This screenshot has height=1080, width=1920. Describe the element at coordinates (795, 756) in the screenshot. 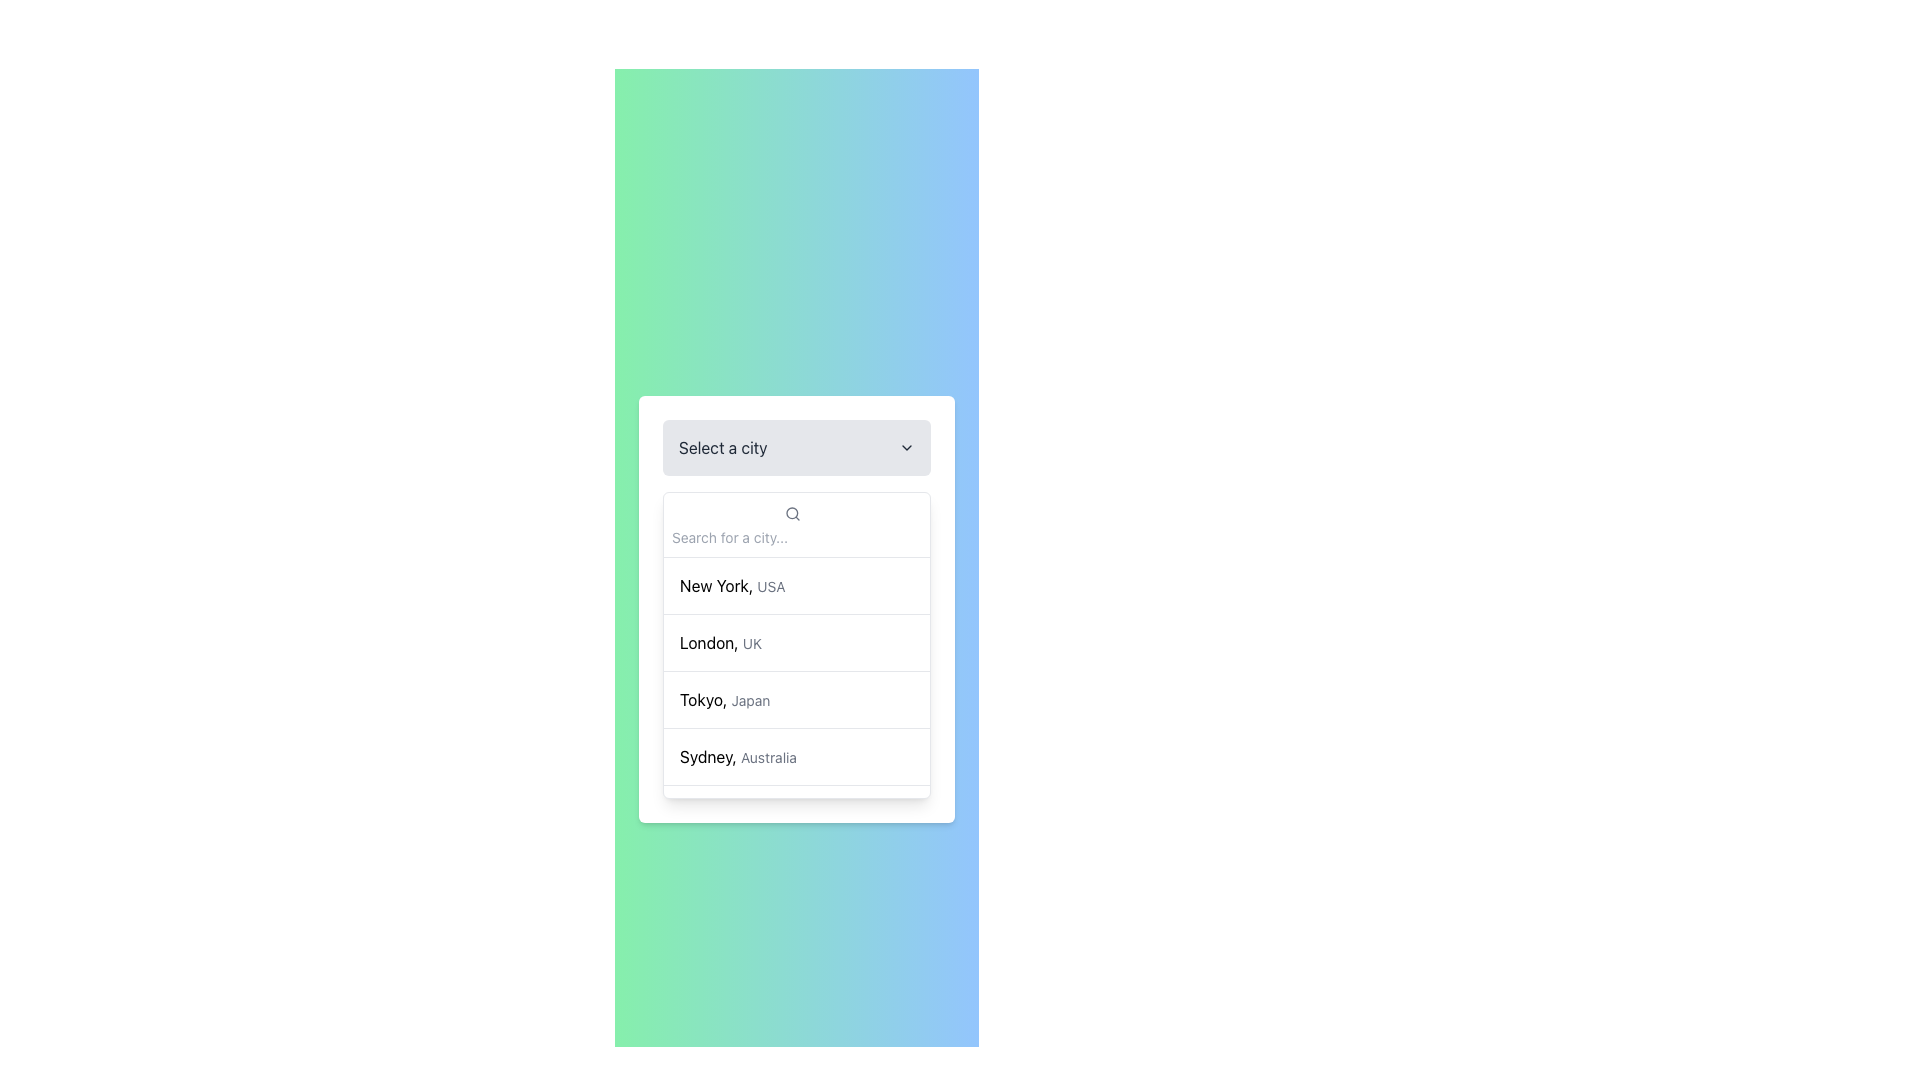

I see `the fourth item in the dropdown list that displays 'Sydney, Australia'` at that location.